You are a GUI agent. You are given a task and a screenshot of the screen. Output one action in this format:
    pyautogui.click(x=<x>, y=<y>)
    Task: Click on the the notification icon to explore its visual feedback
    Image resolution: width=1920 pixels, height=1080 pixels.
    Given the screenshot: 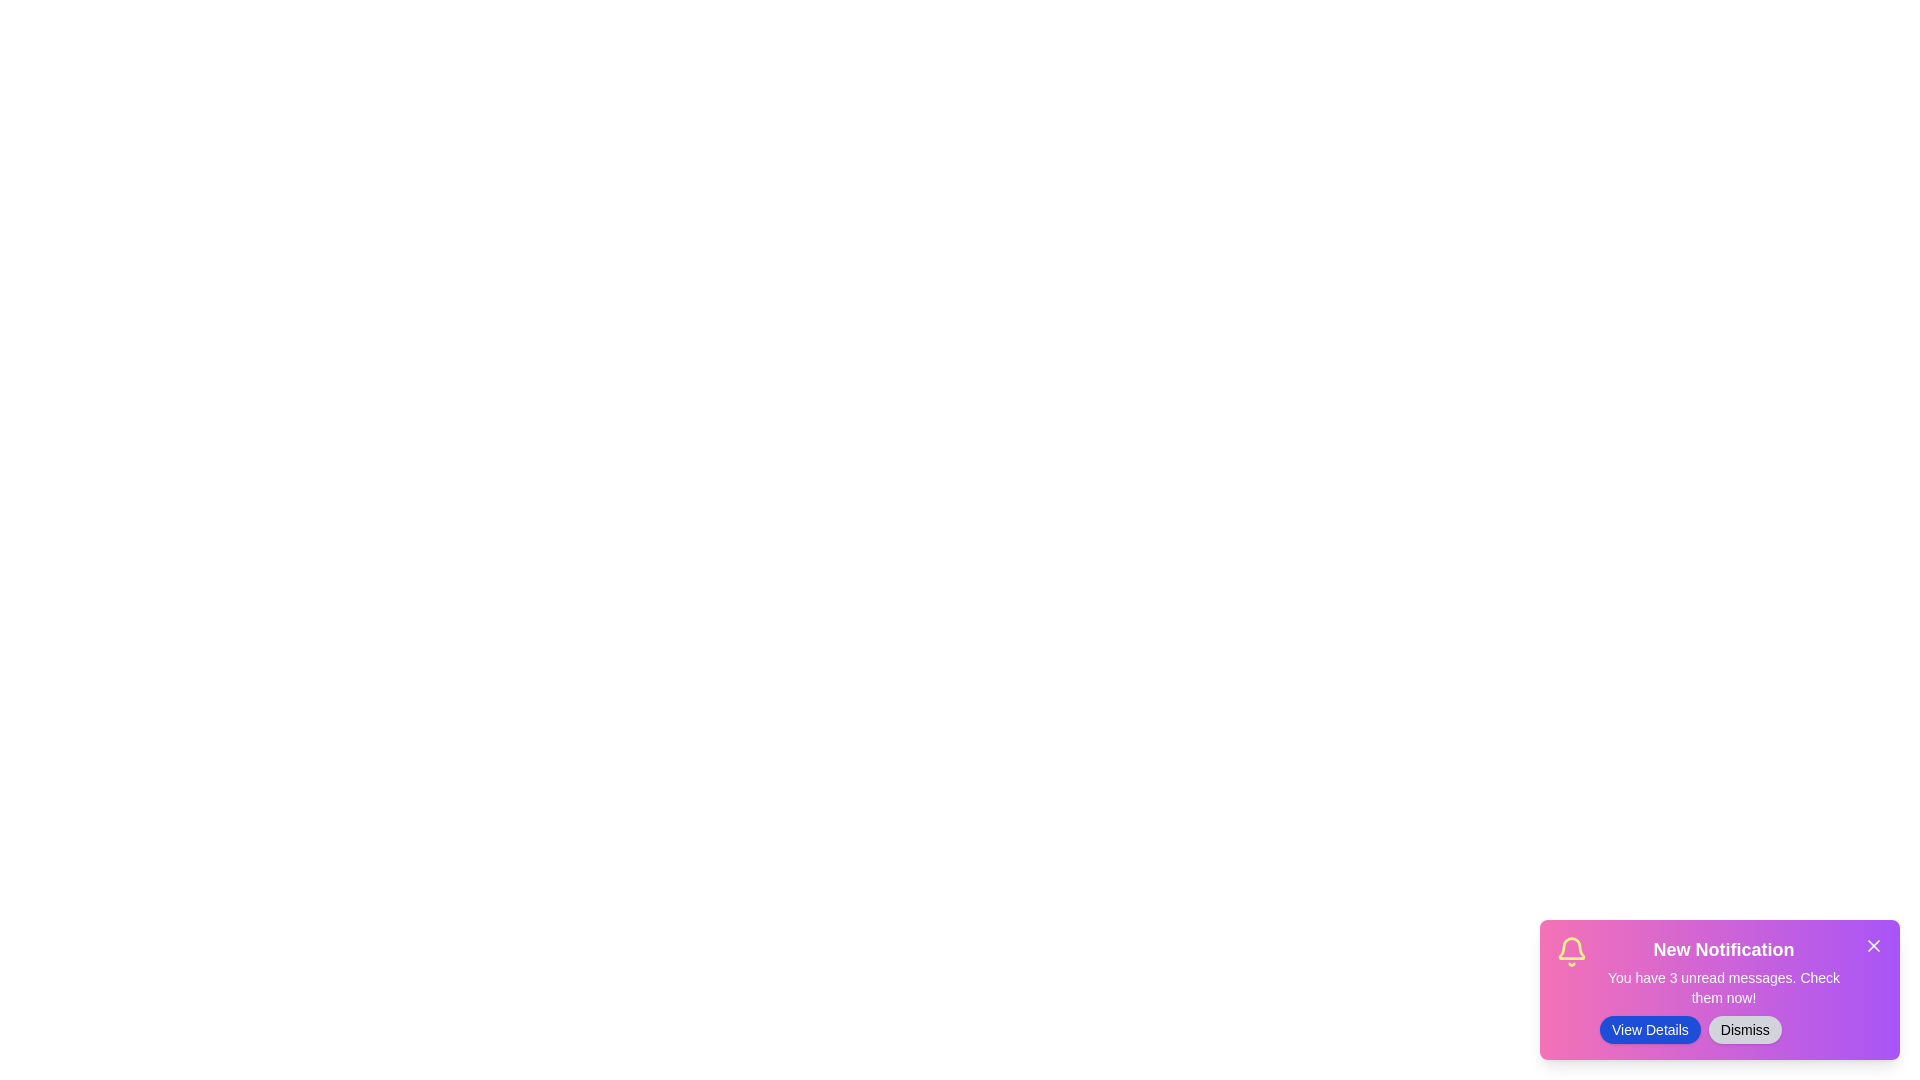 What is the action you would take?
    pyautogui.click(x=1570, y=951)
    